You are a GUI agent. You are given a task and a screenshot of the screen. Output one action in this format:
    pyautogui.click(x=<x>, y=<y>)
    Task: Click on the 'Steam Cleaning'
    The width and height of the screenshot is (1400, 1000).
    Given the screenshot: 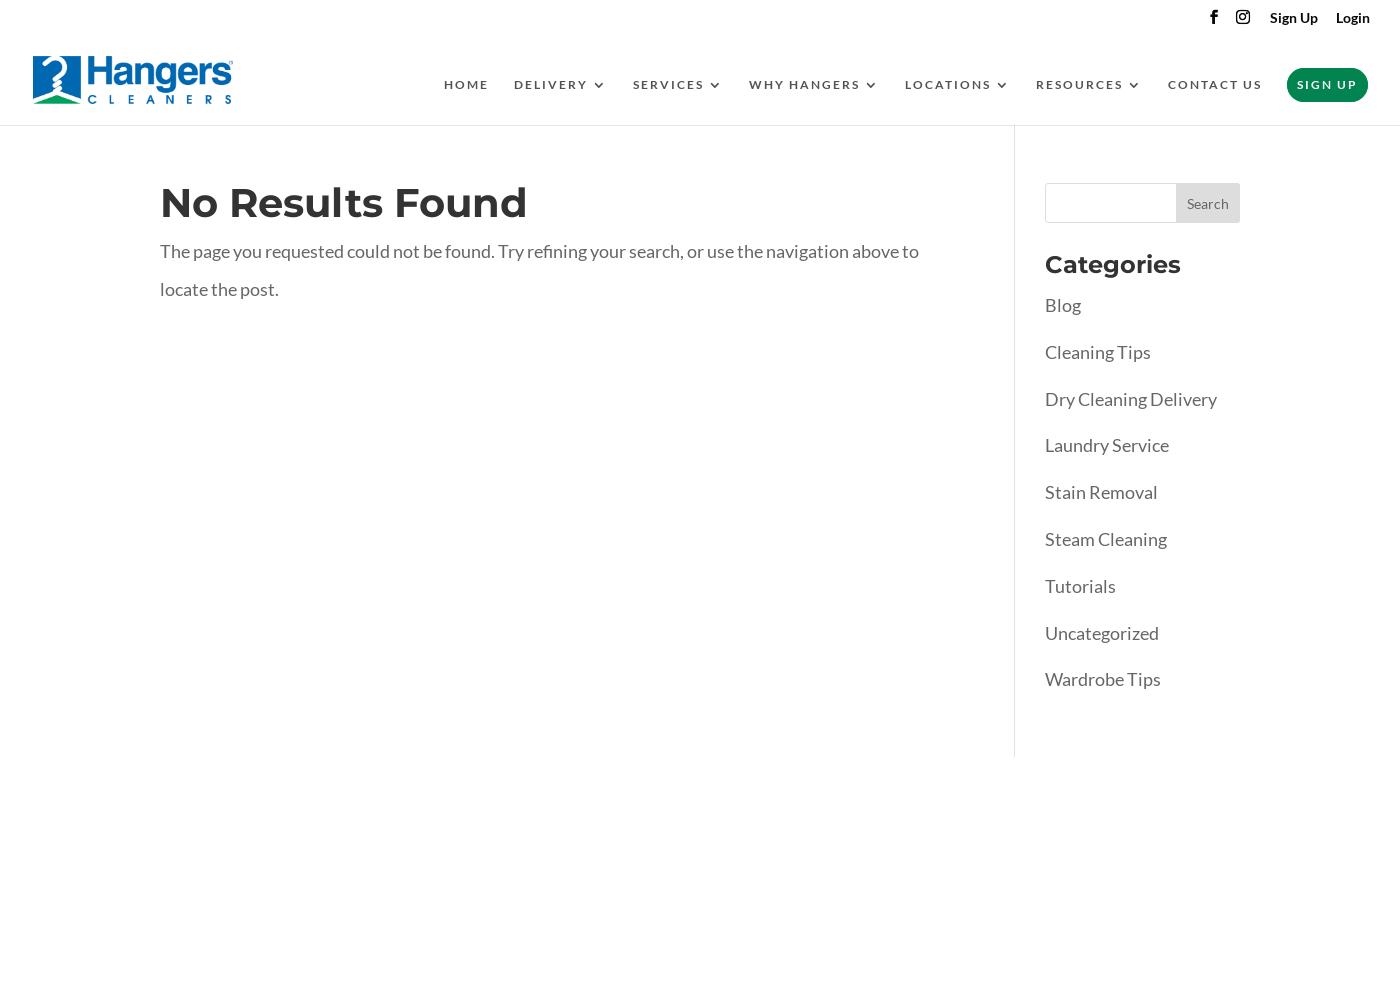 What is the action you would take?
    pyautogui.click(x=1105, y=538)
    